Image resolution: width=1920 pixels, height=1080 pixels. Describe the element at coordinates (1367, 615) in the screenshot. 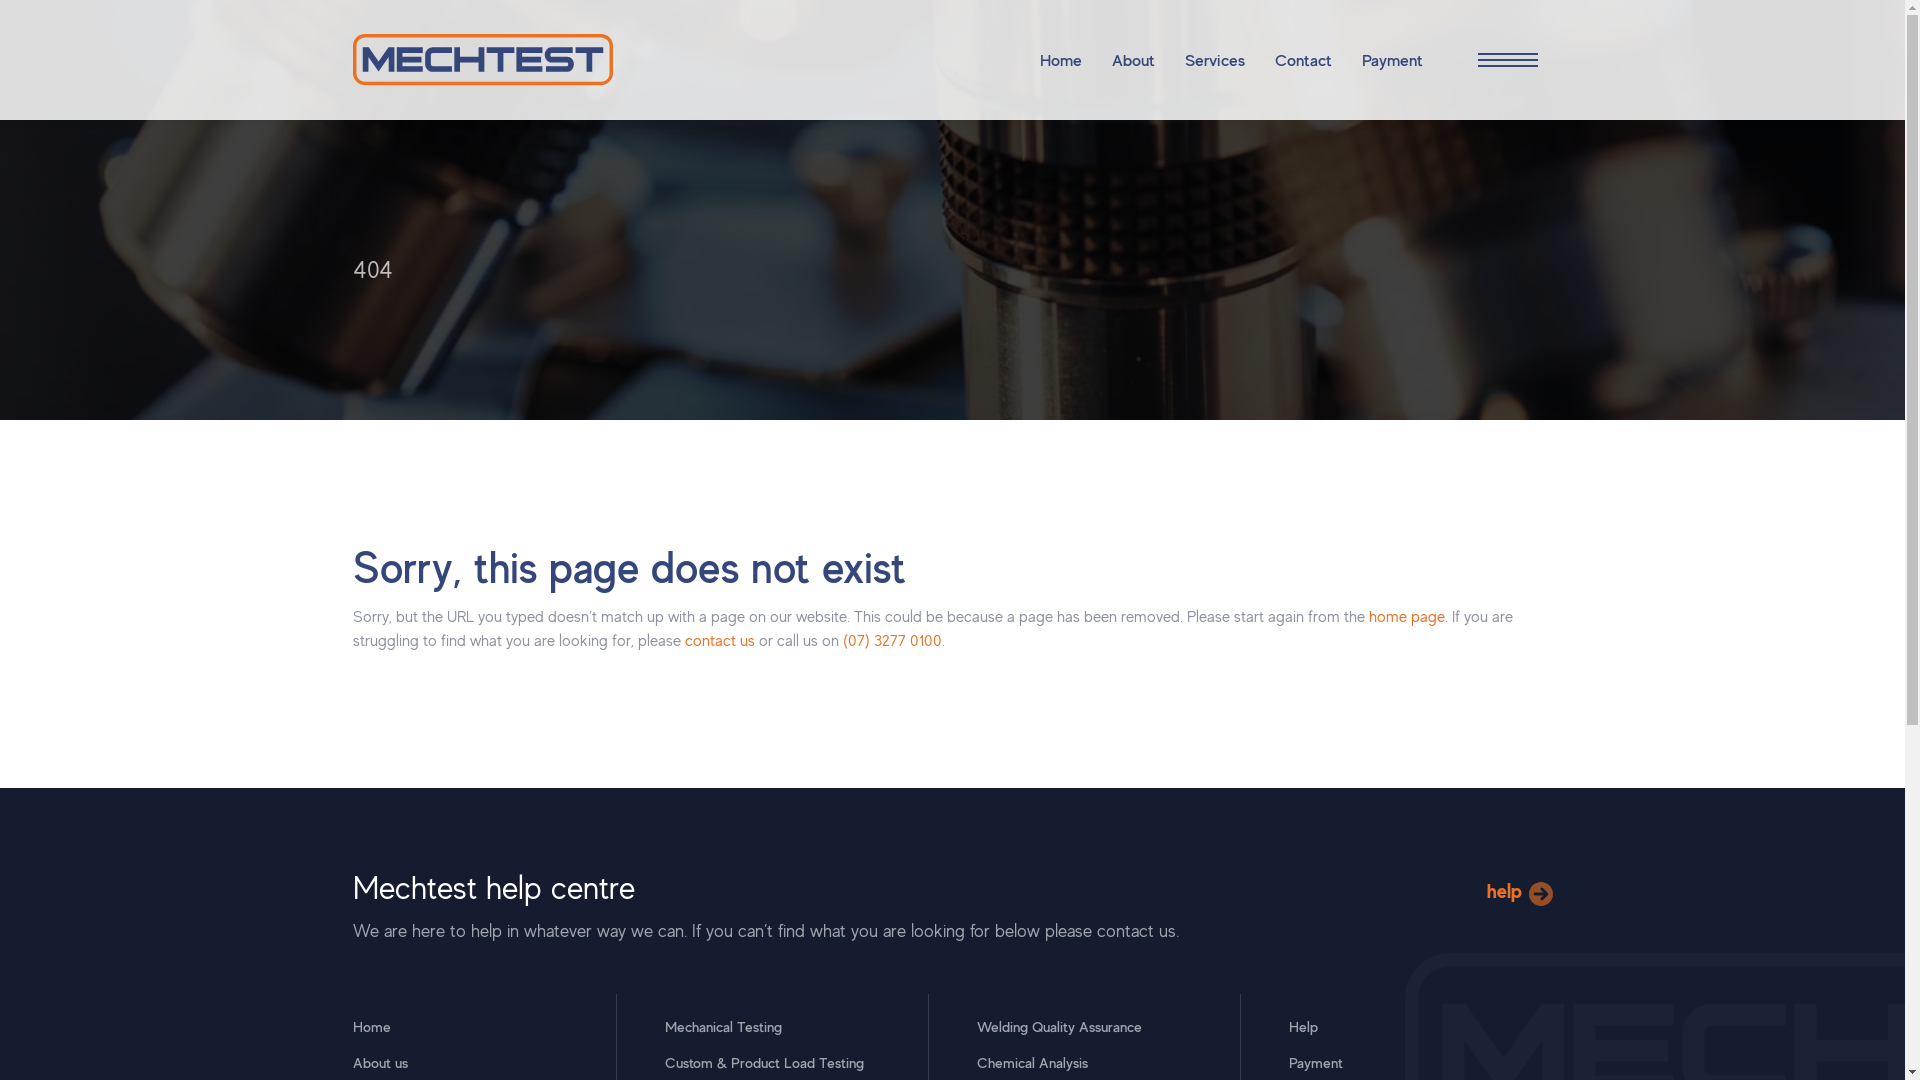

I see `'home page'` at that location.